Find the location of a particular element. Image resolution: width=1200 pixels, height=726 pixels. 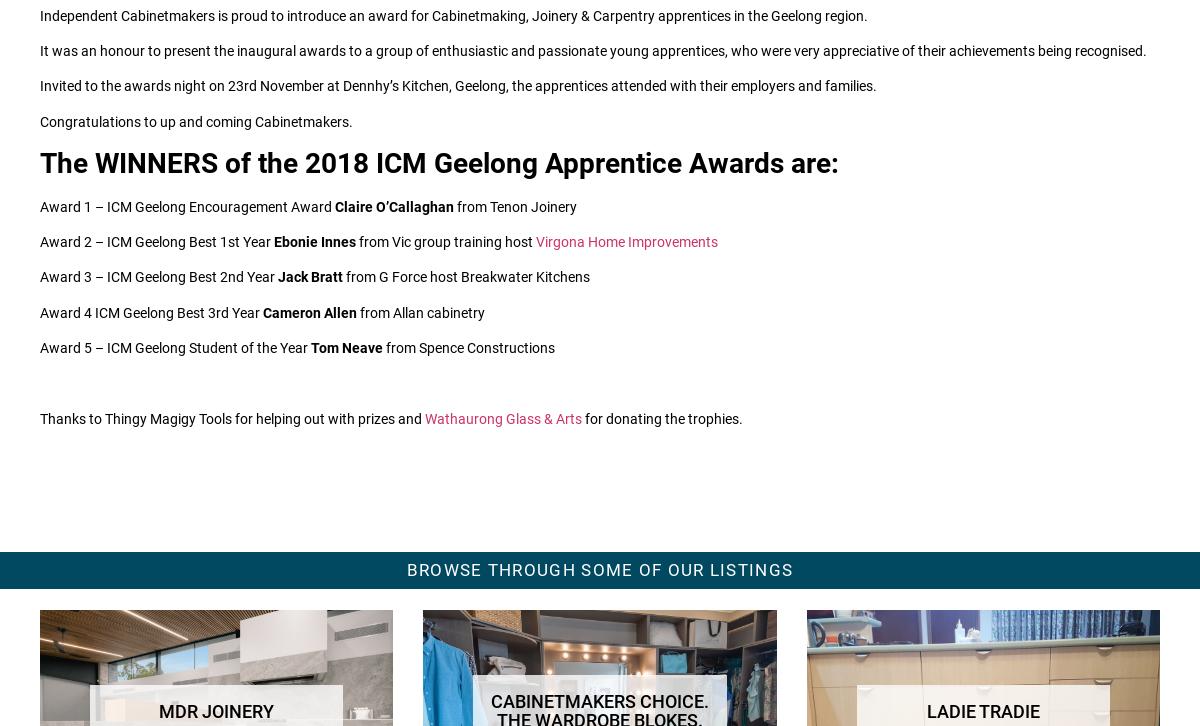

'Wathaurong Glass & Arts' is located at coordinates (502, 418).